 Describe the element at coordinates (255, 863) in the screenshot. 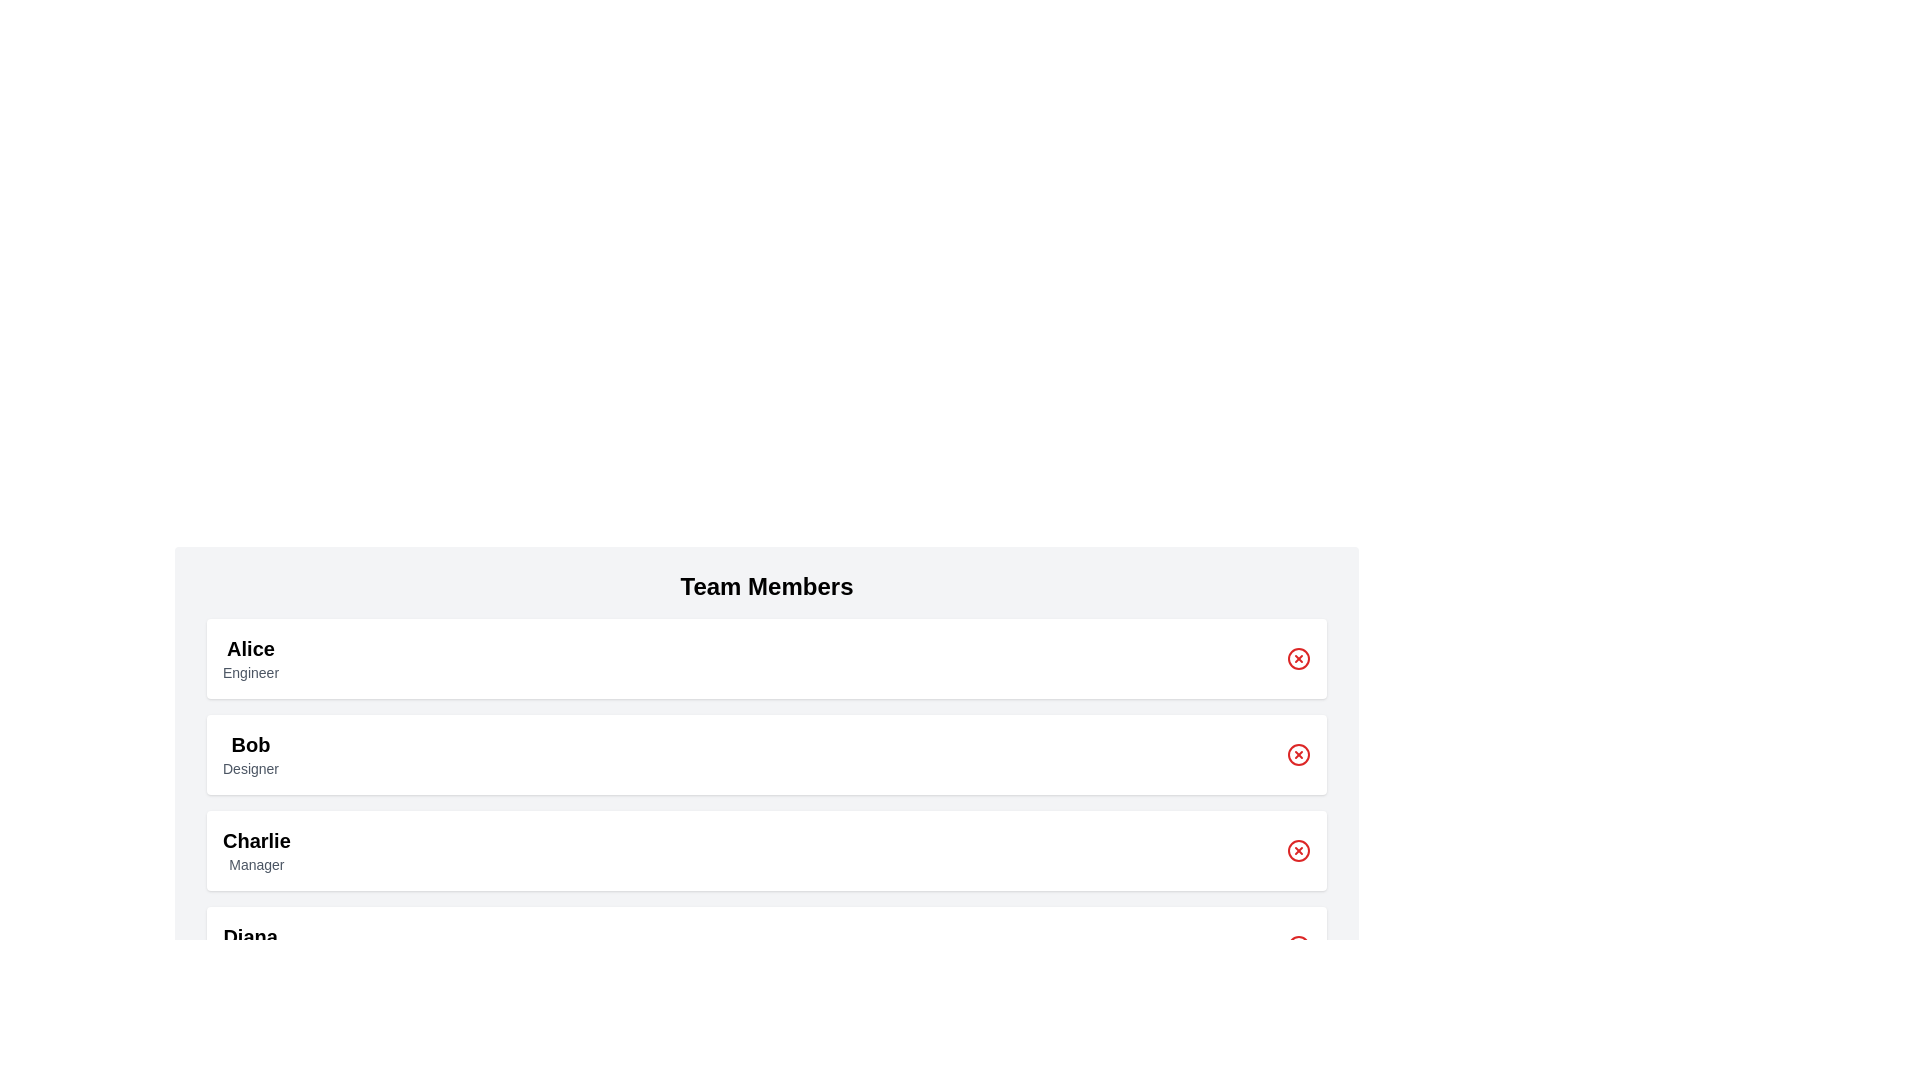

I see `the Text Label providing information about 'Charlie' in the 'Team Members' list` at that location.